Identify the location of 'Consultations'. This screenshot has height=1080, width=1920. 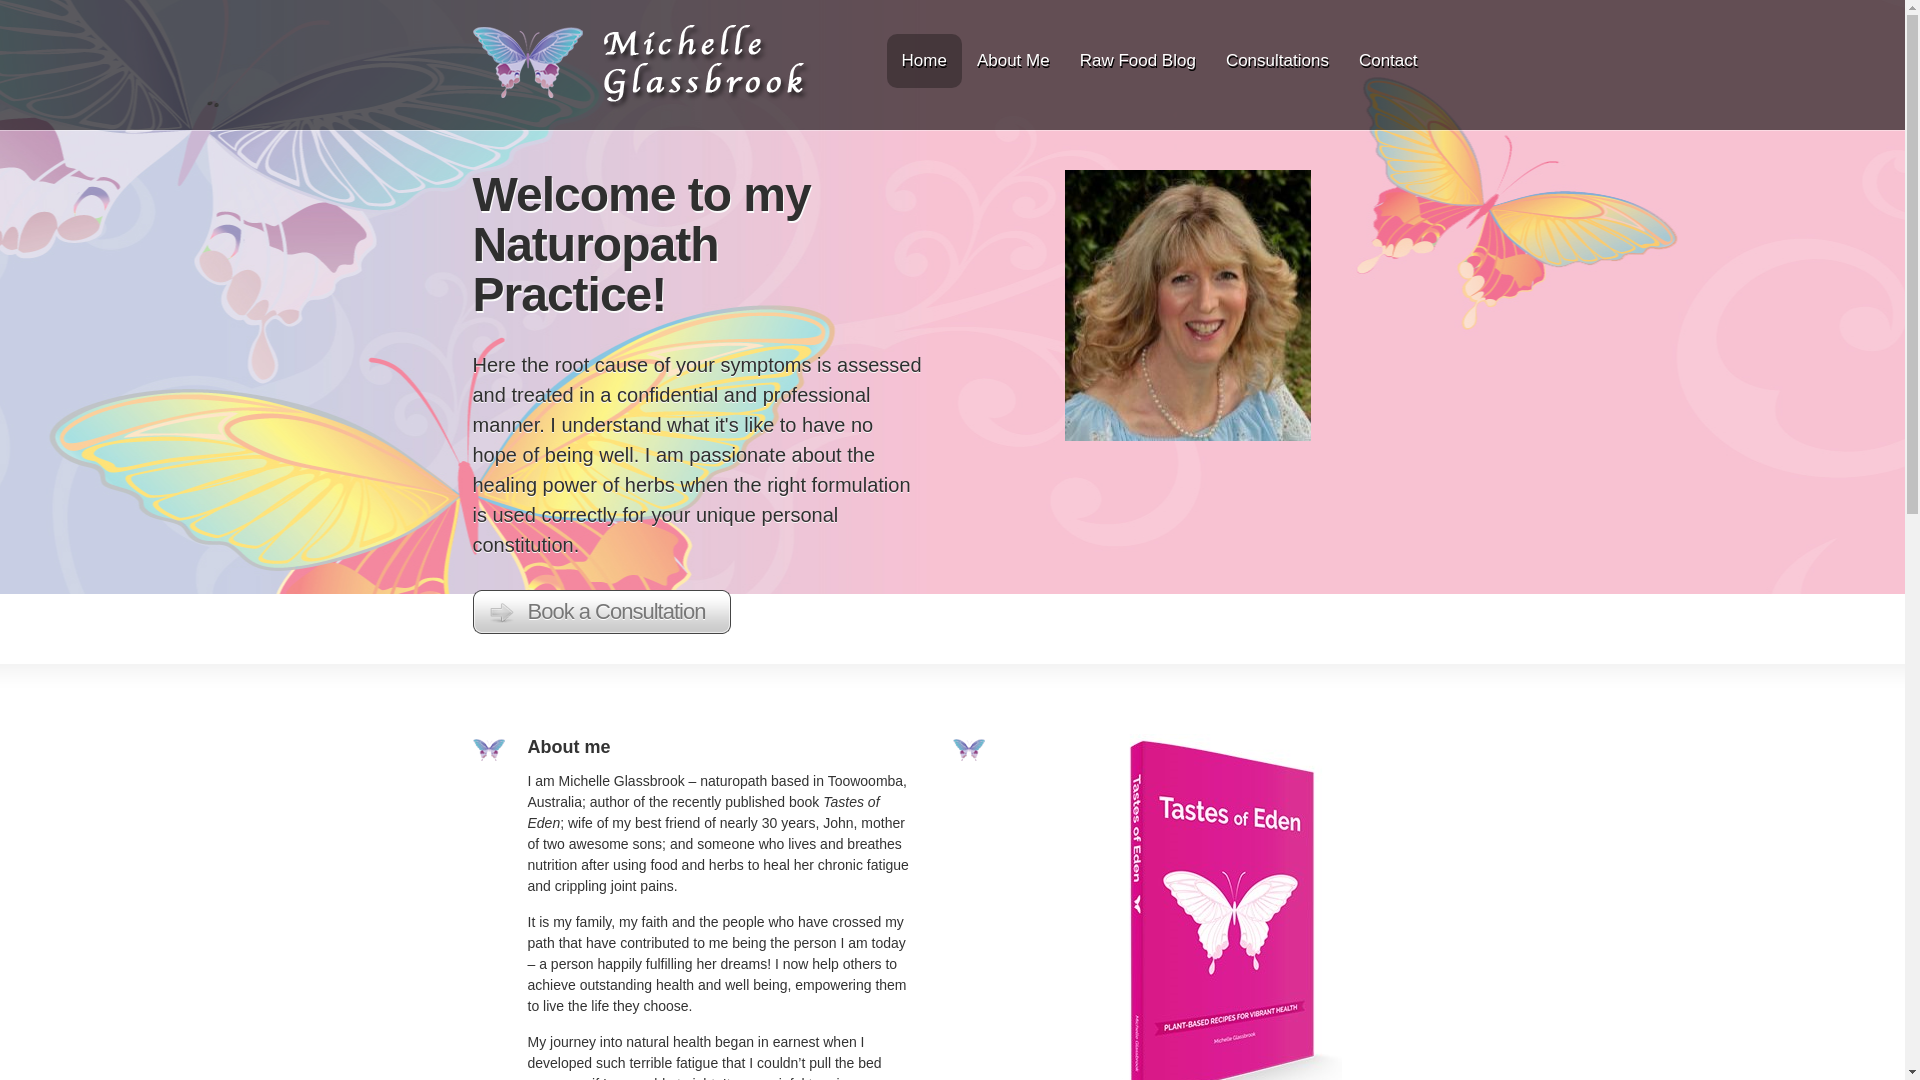
(1276, 60).